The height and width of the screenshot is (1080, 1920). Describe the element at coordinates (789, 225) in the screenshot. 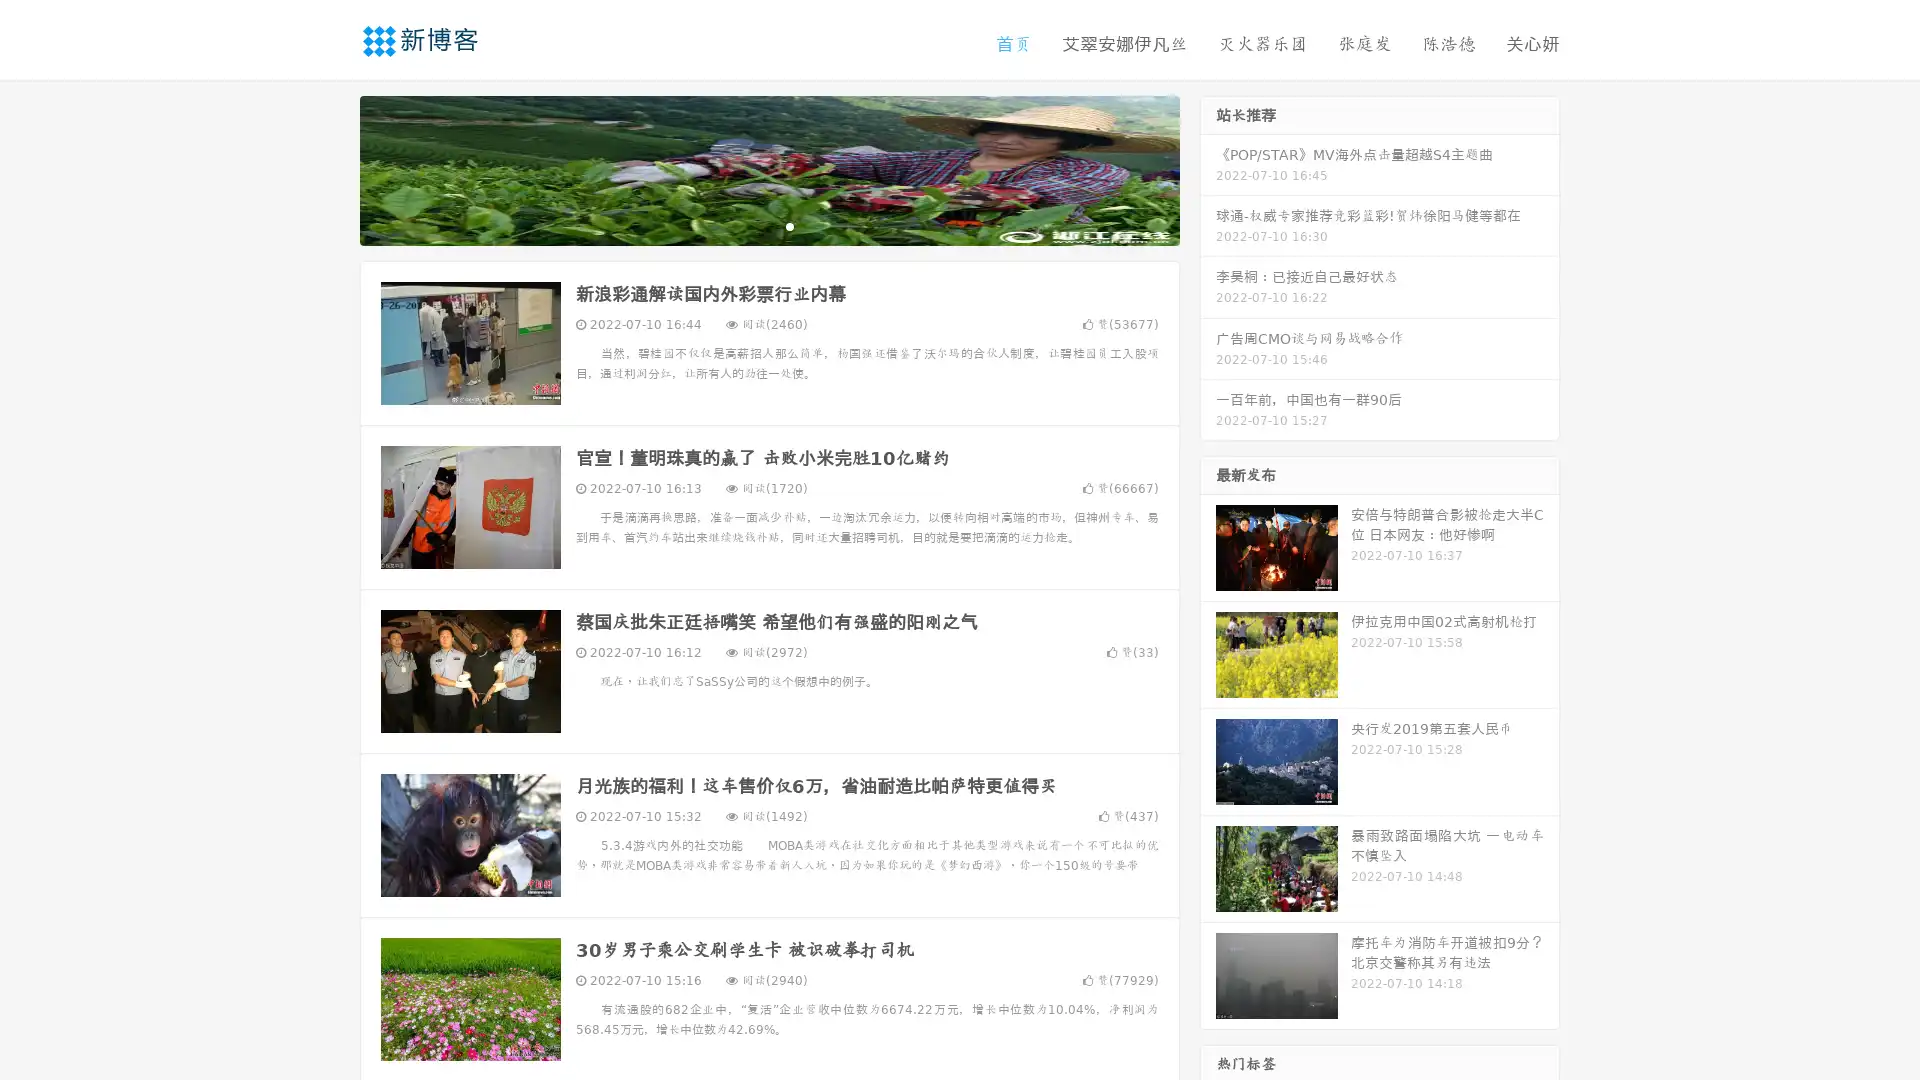

I see `Go to slide 3` at that location.